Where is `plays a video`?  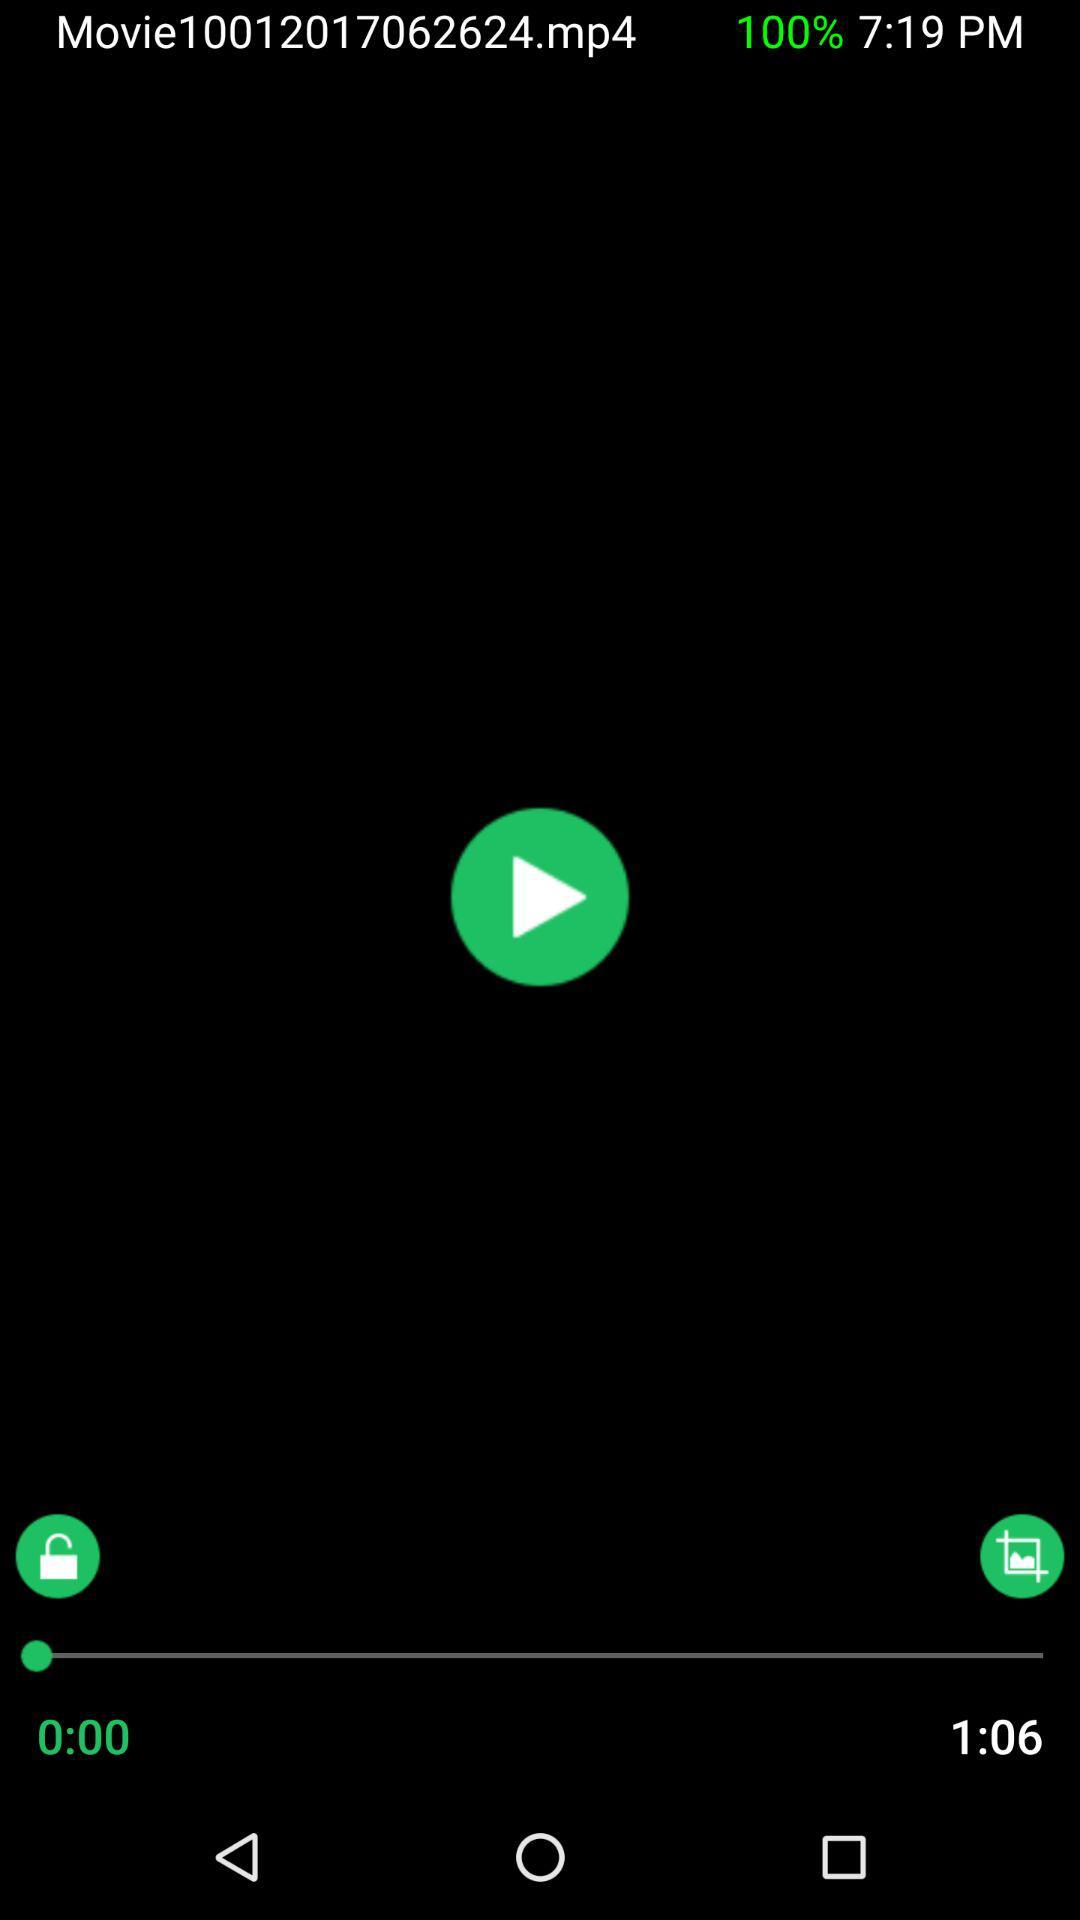 plays a video is located at coordinates (540, 896).